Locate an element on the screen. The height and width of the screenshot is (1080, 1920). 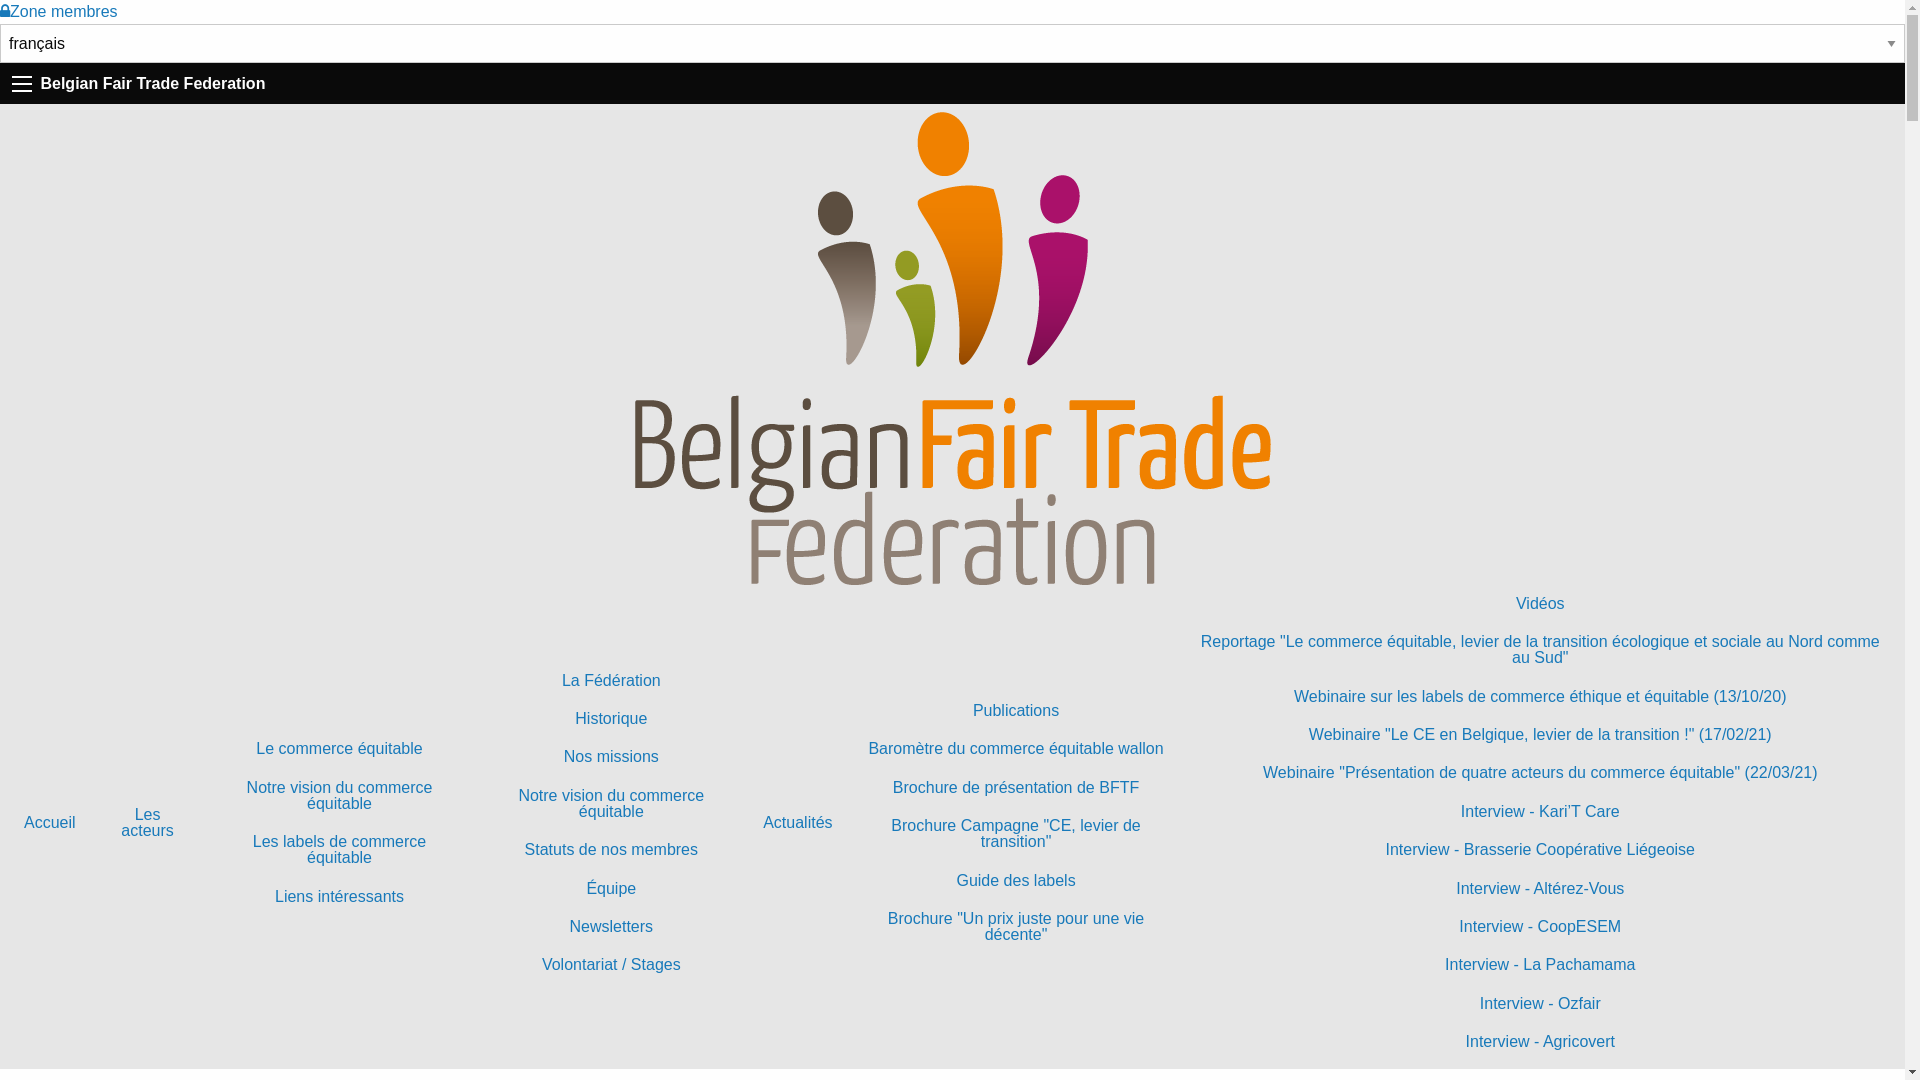
'Historique' is located at coordinates (609, 717).